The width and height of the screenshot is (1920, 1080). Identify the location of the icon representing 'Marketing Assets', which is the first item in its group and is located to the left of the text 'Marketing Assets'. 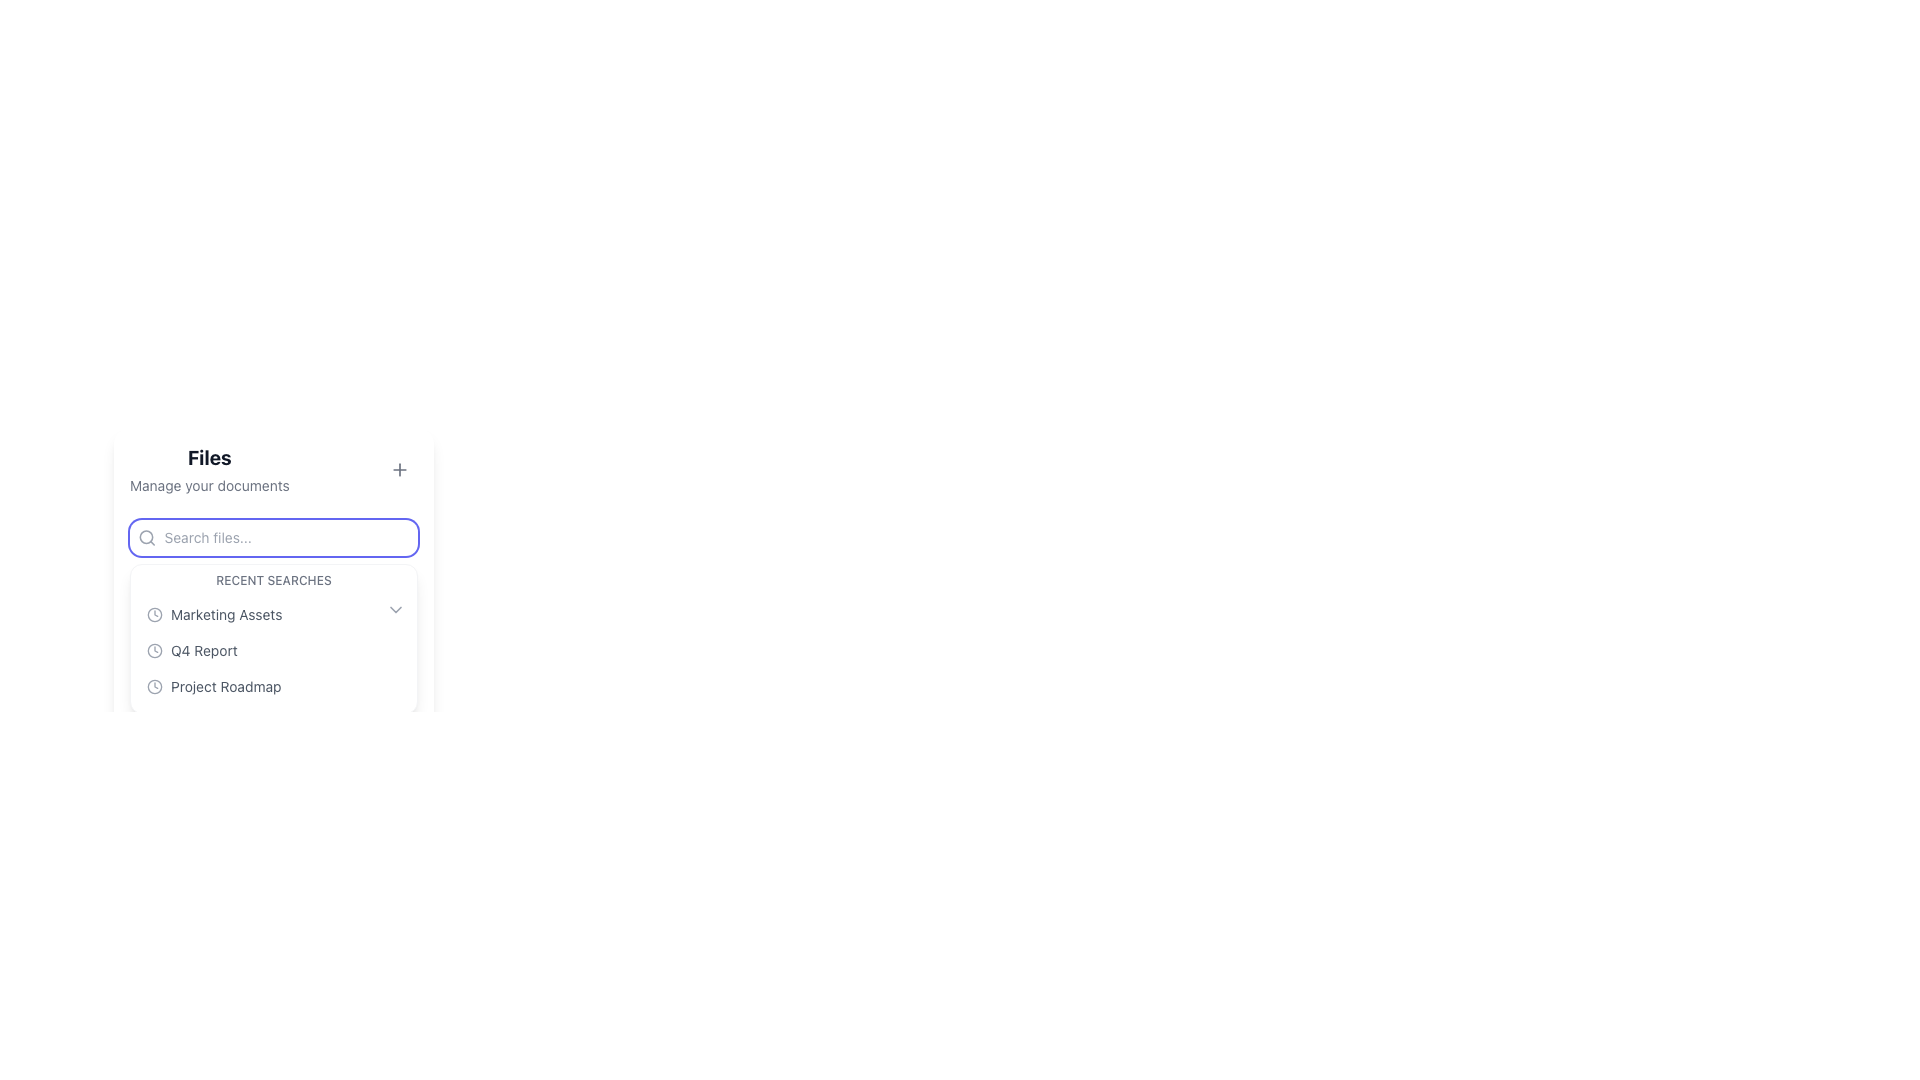
(153, 613).